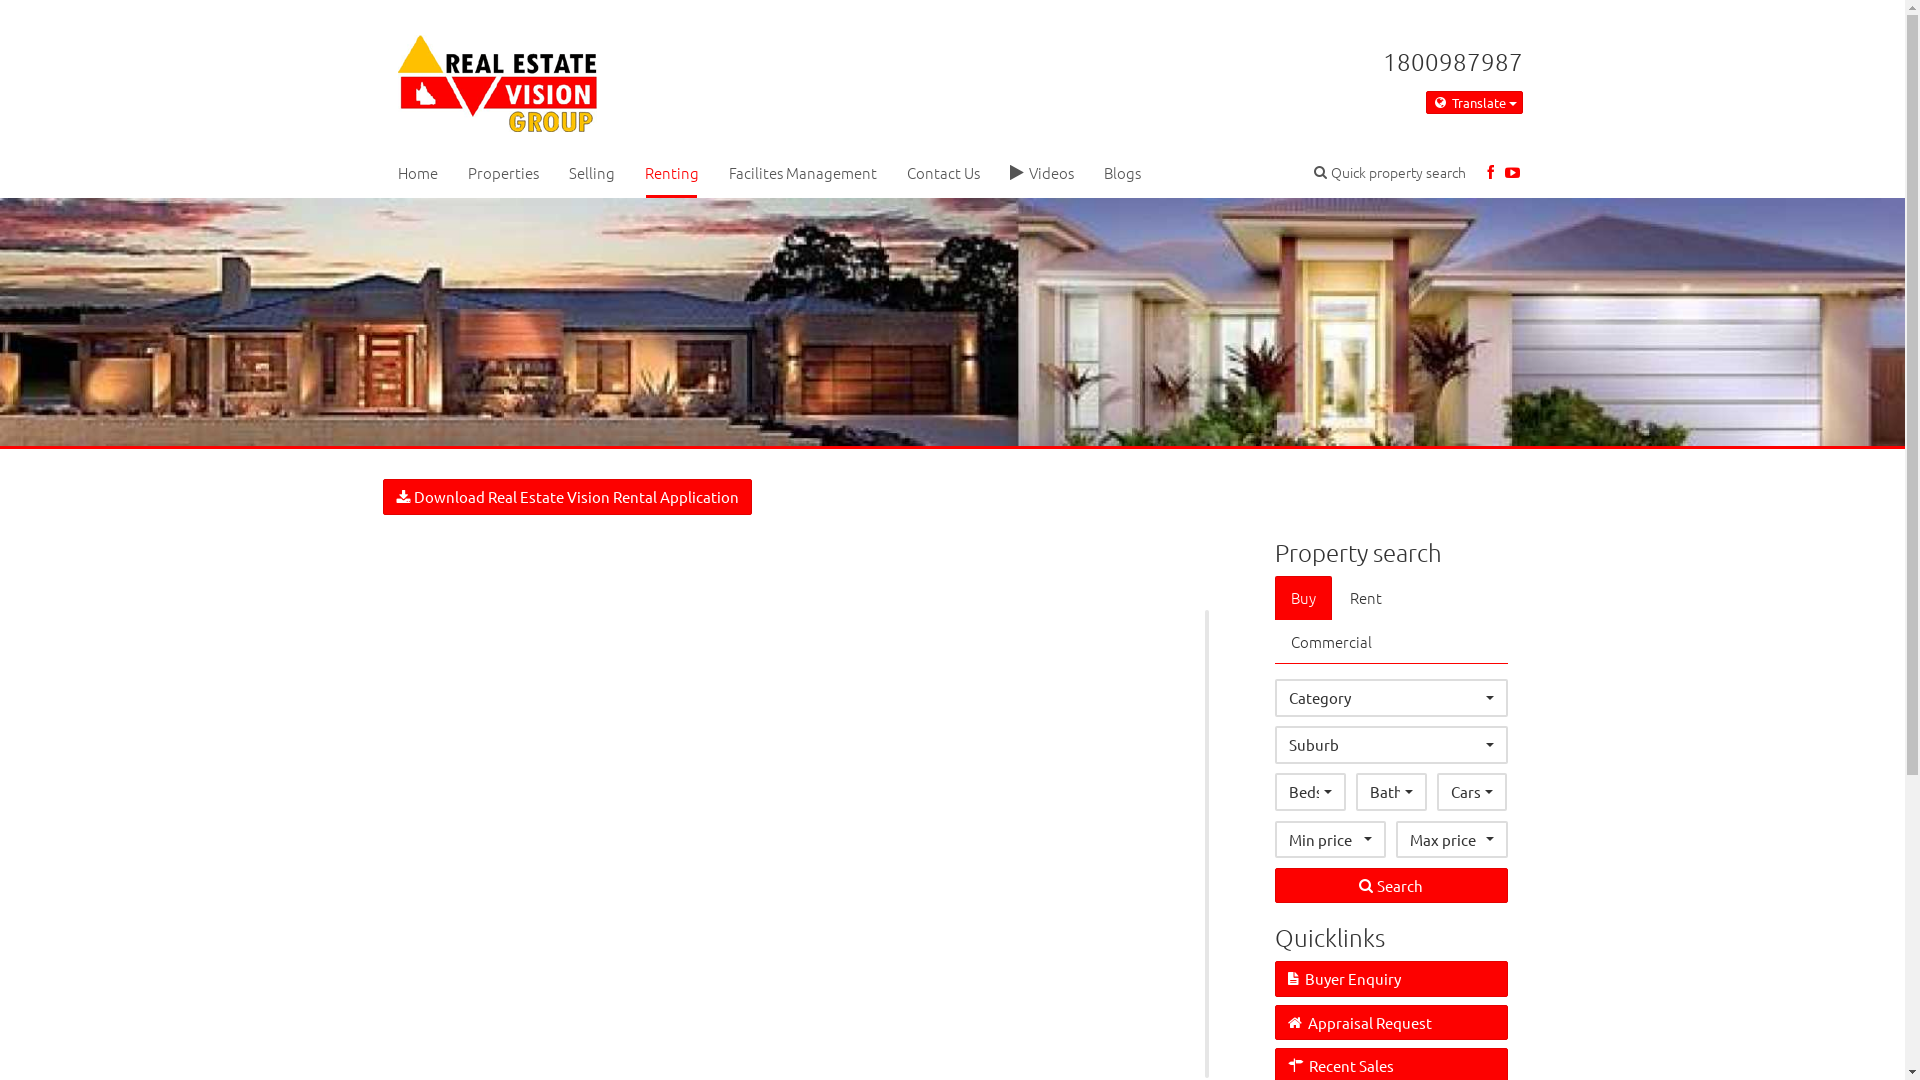 Image resolution: width=1920 pixels, height=1080 pixels. Describe the element at coordinates (1389, 171) in the screenshot. I see `'Quick property search'` at that location.